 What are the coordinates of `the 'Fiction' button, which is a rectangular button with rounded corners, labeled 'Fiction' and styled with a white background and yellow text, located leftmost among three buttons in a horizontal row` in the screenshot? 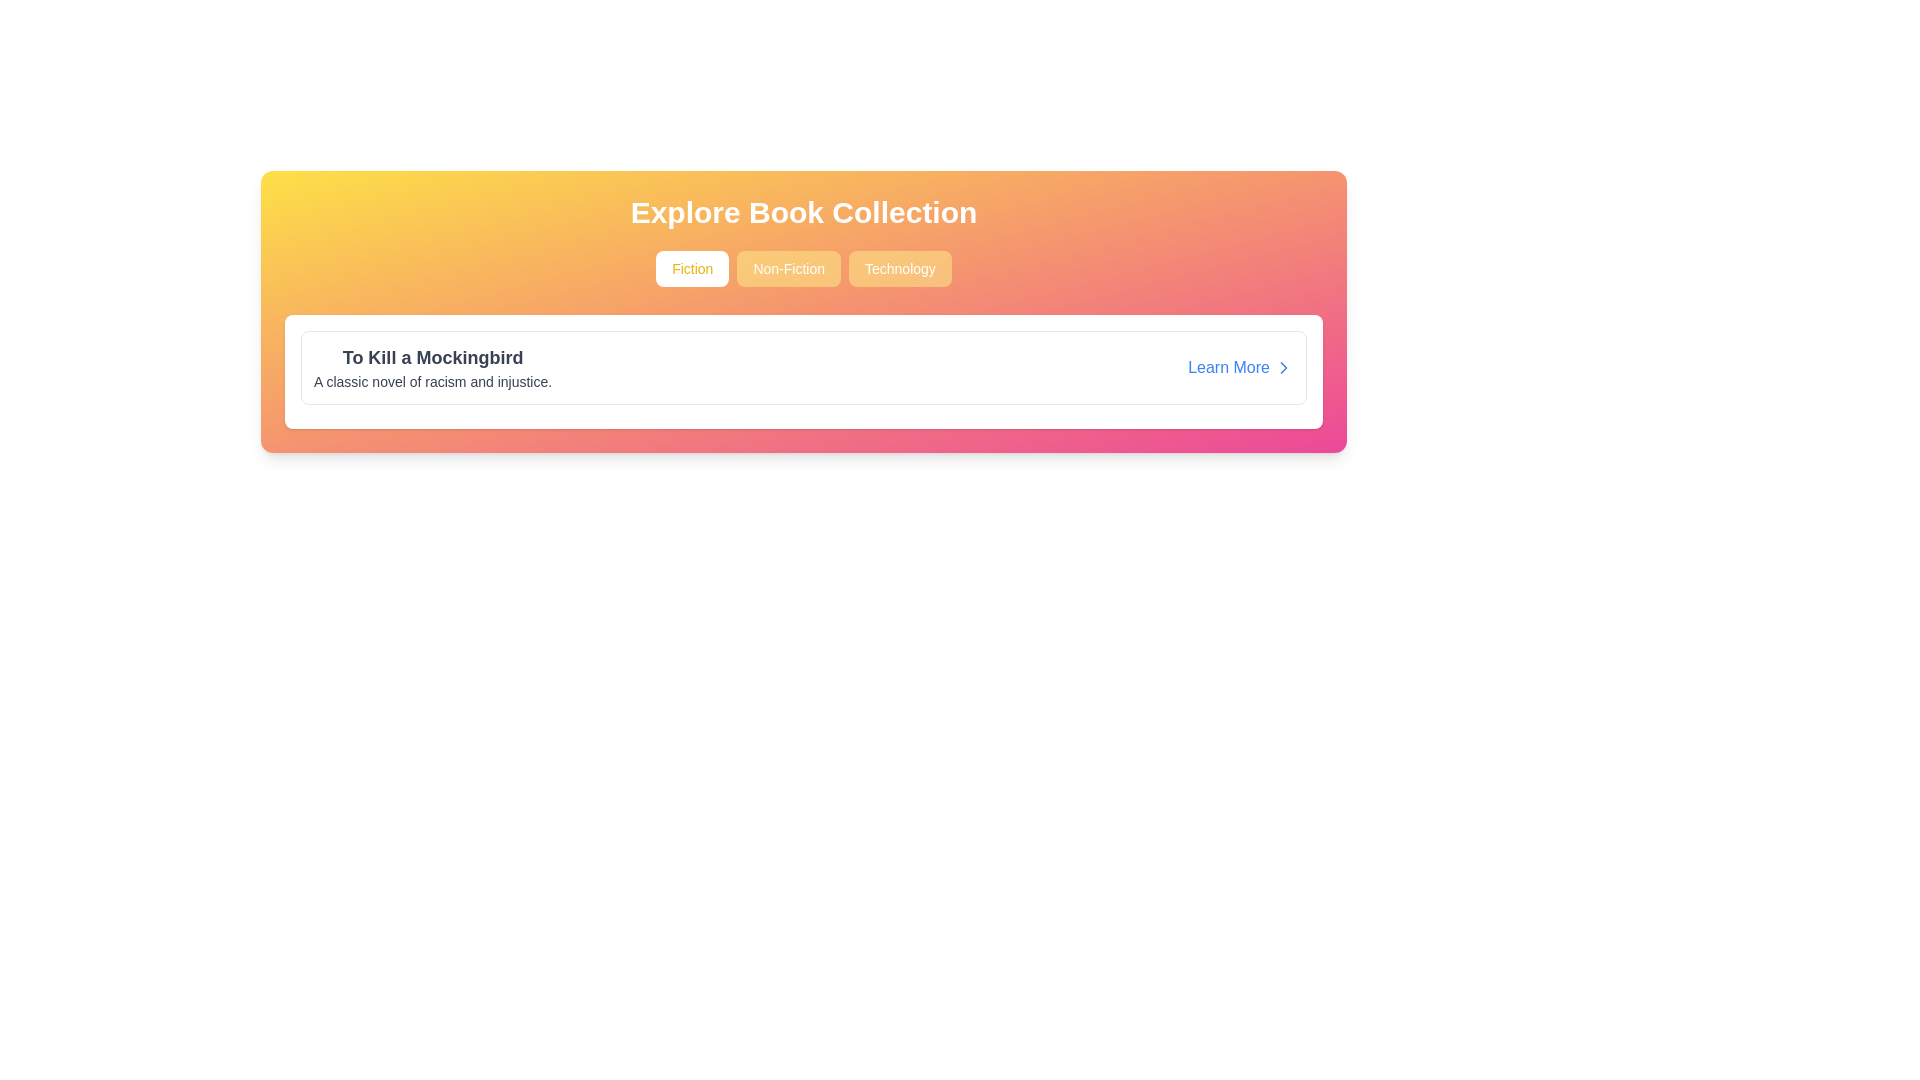 It's located at (692, 268).